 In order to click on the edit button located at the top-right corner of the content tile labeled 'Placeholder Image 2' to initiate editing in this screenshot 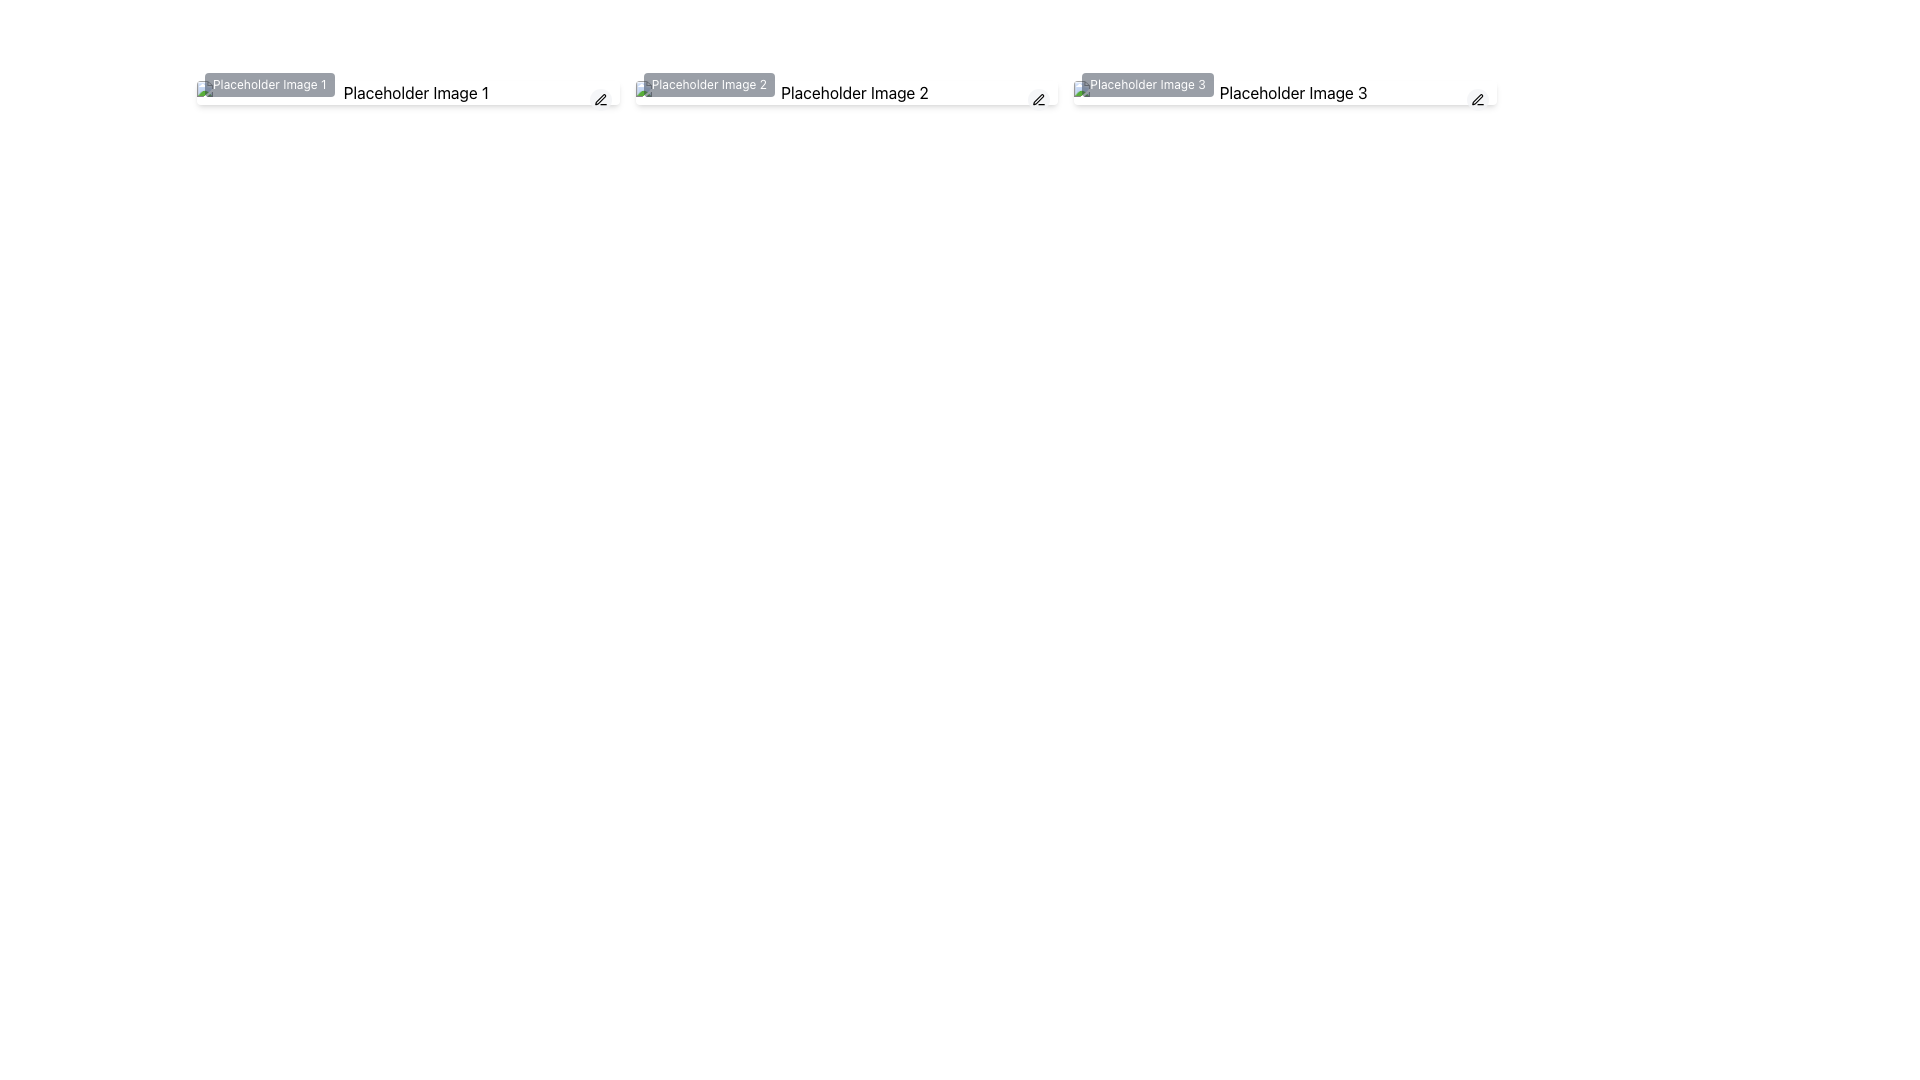, I will do `click(1038, 100)`.